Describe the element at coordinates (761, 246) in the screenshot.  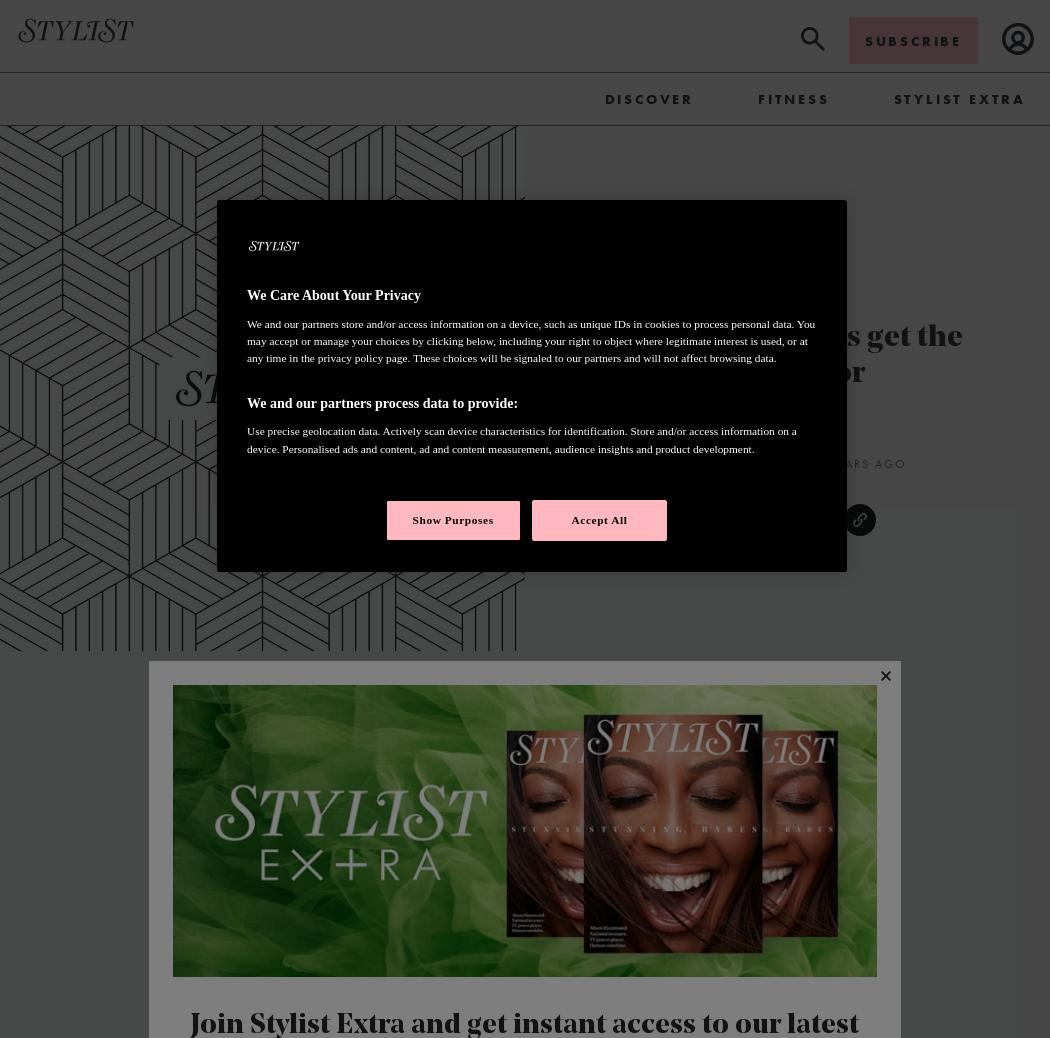
I see `'Beauty'` at that location.